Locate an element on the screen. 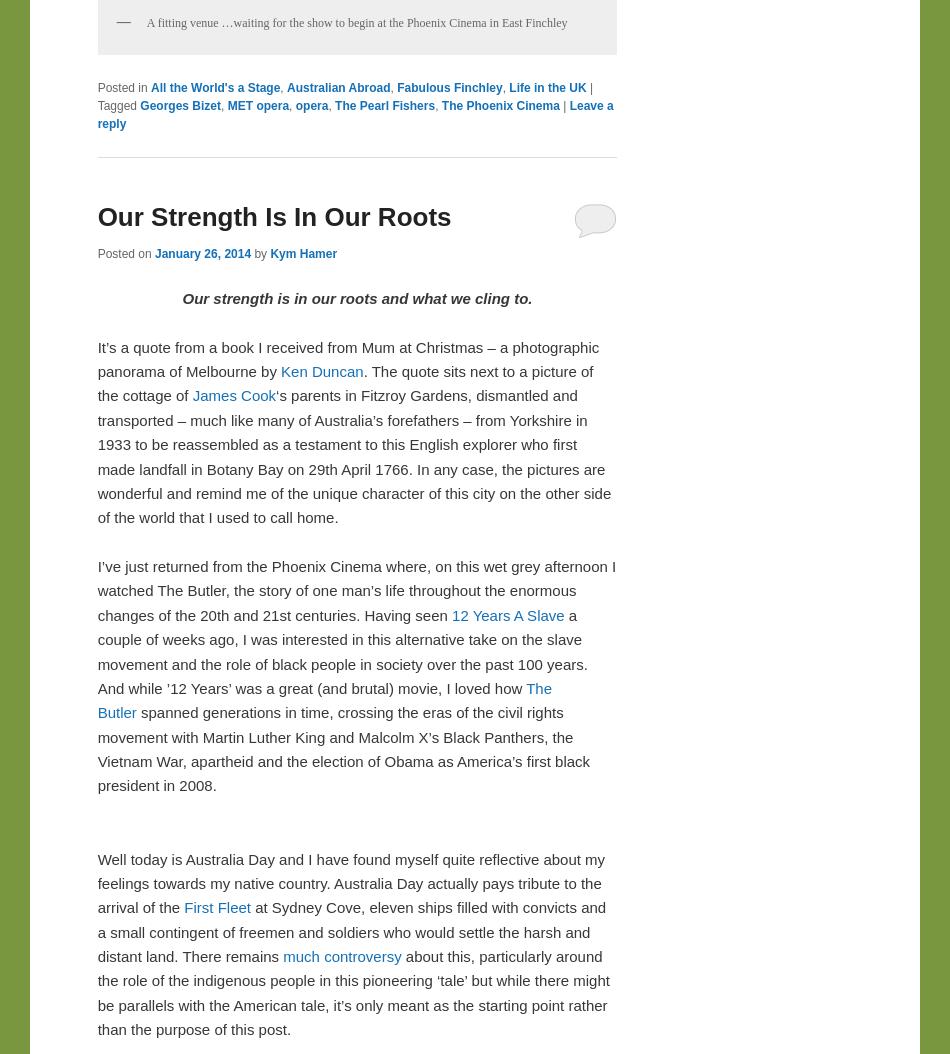  'The Butler' is located at coordinates (96, 698).